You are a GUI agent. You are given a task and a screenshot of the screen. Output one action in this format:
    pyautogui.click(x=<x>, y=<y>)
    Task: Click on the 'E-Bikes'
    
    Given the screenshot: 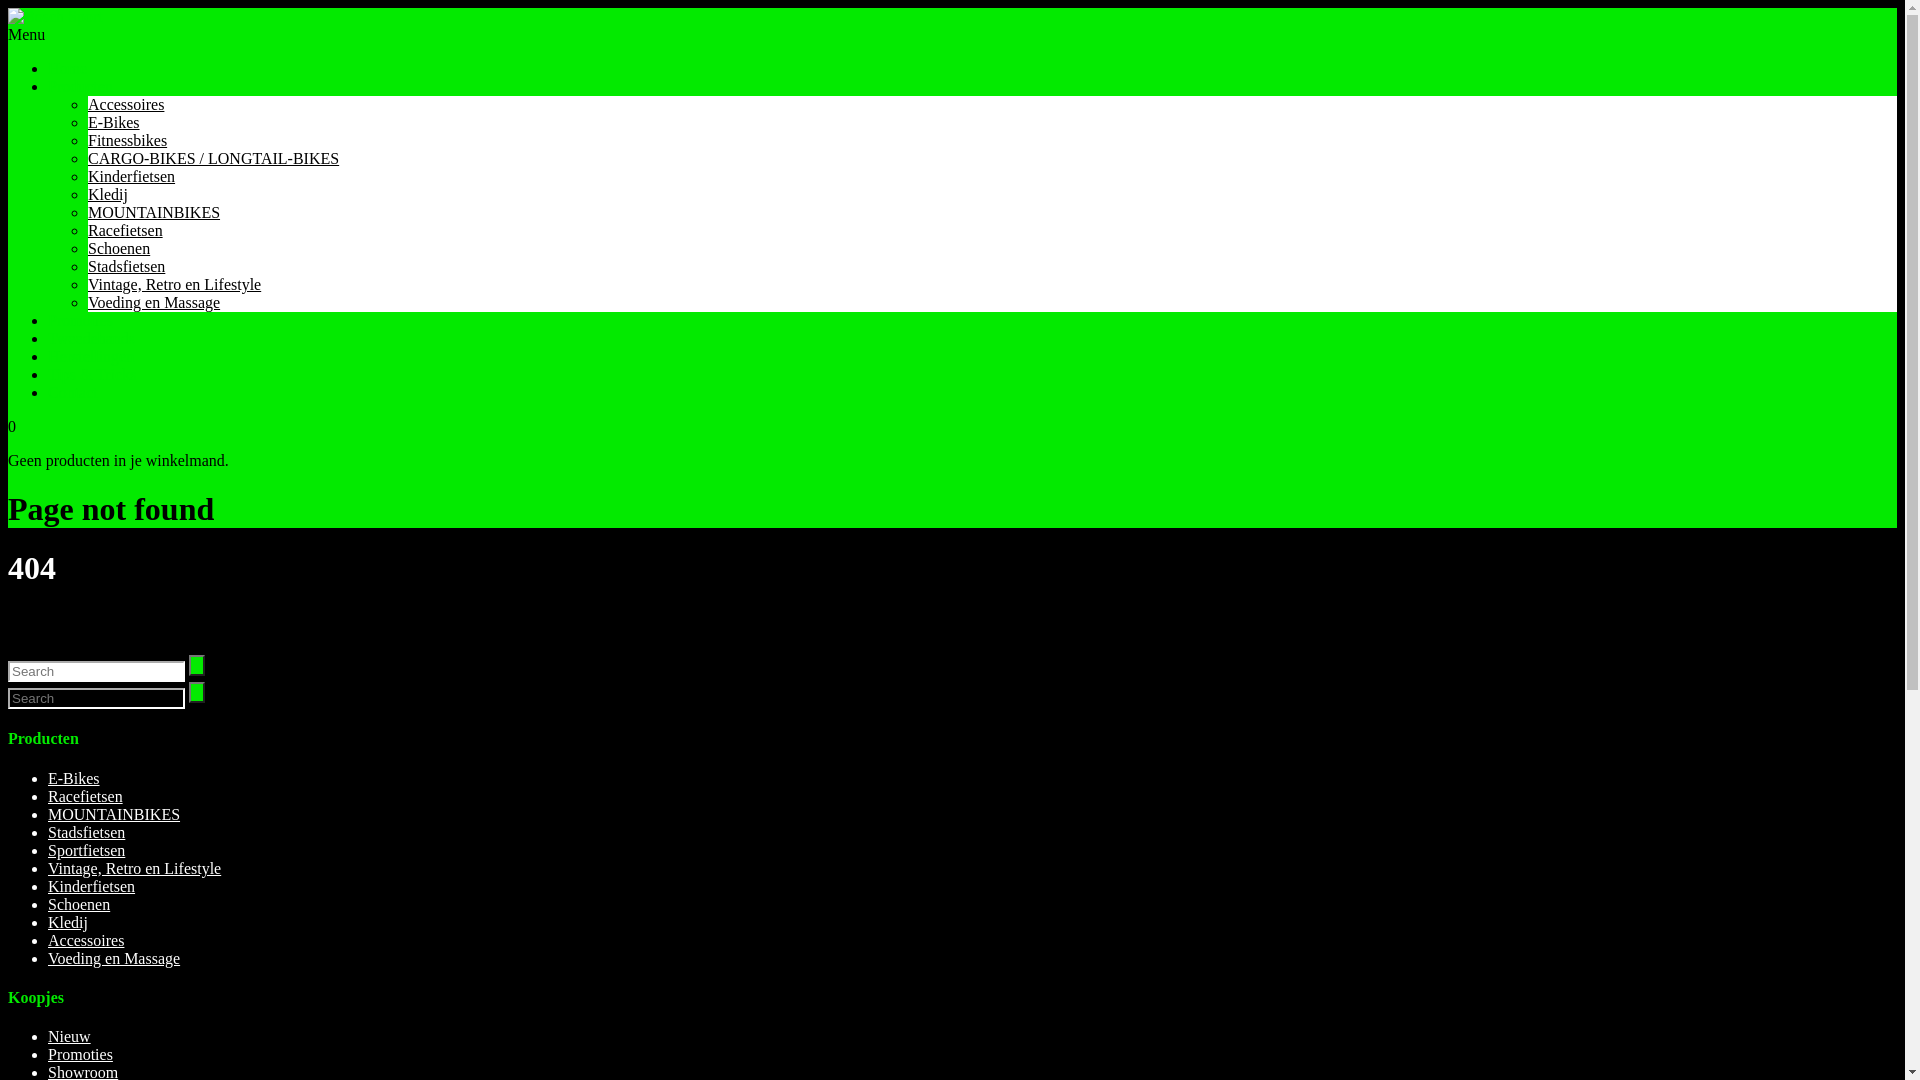 What is the action you would take?
    pyautogui.click(x=73, y=777)
    